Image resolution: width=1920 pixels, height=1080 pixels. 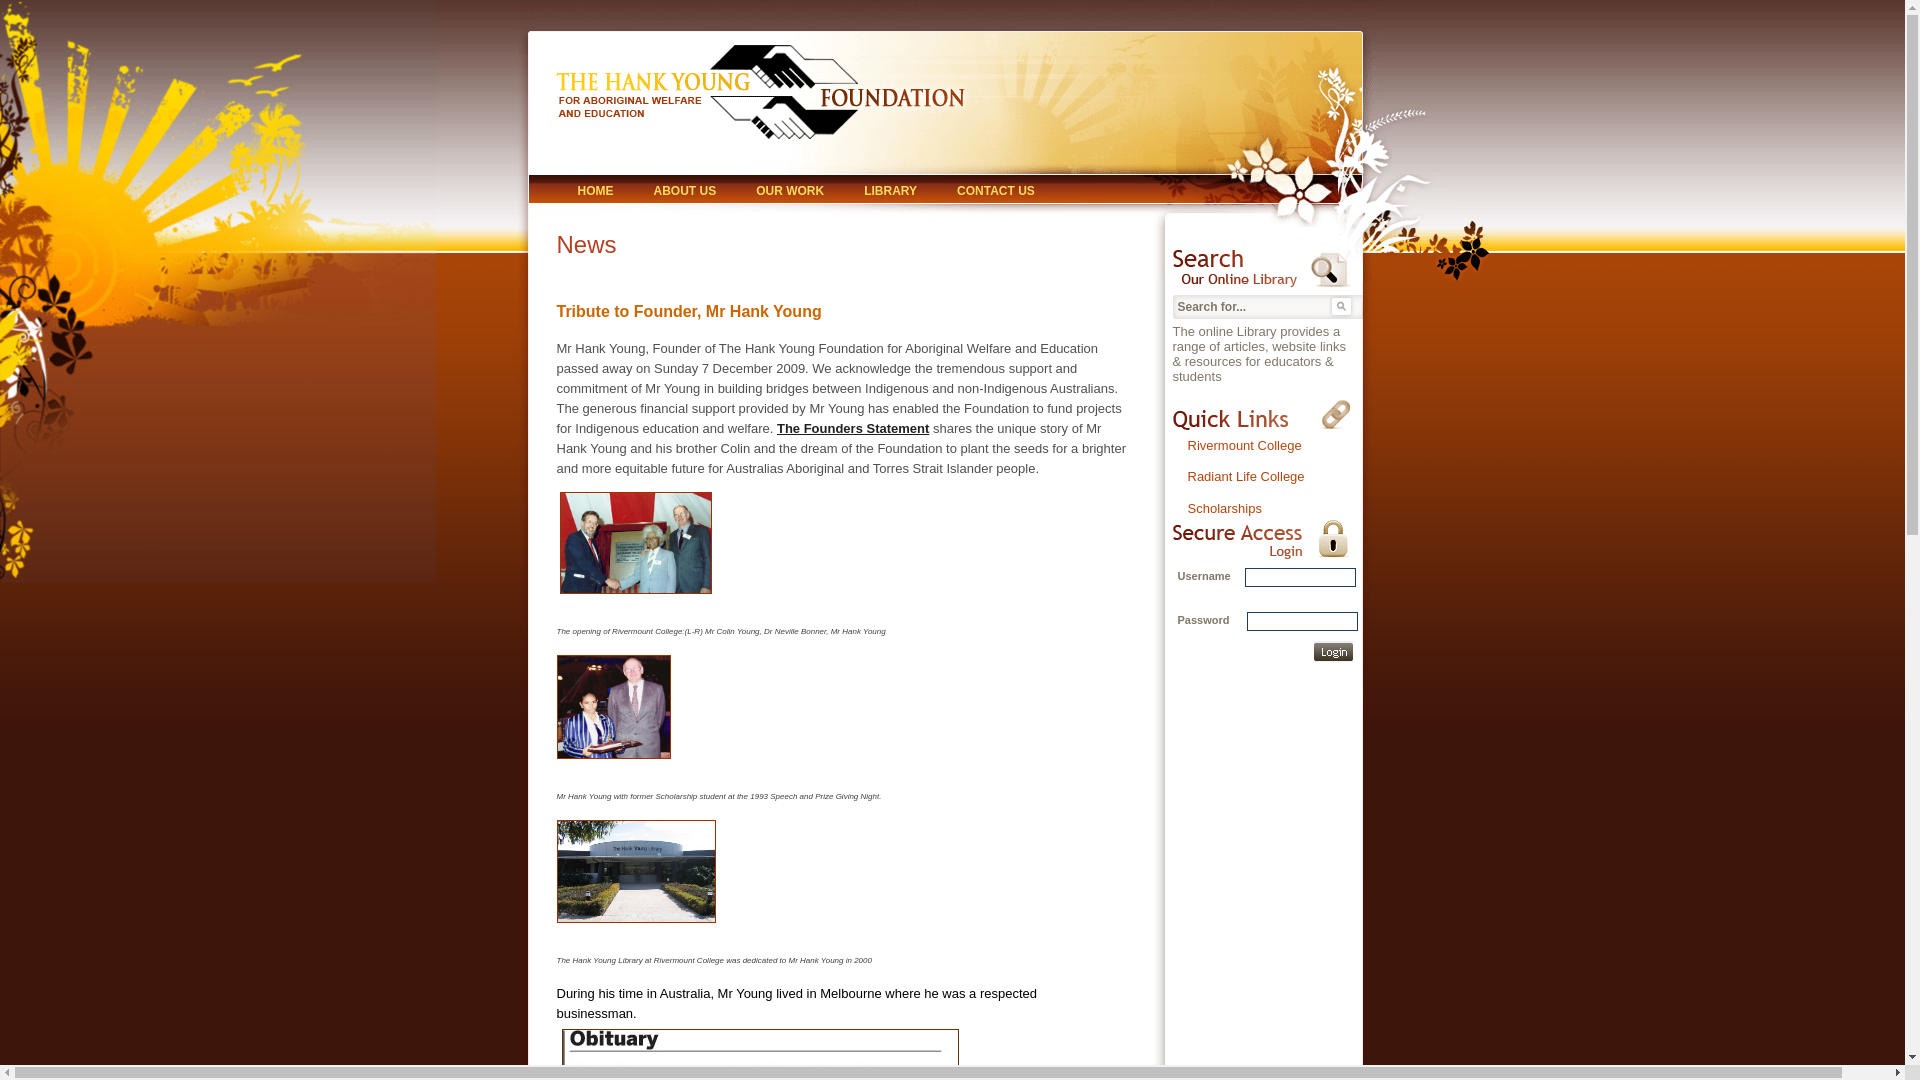 I want to click on 'Scholarships', so click(x=1223, y=507).